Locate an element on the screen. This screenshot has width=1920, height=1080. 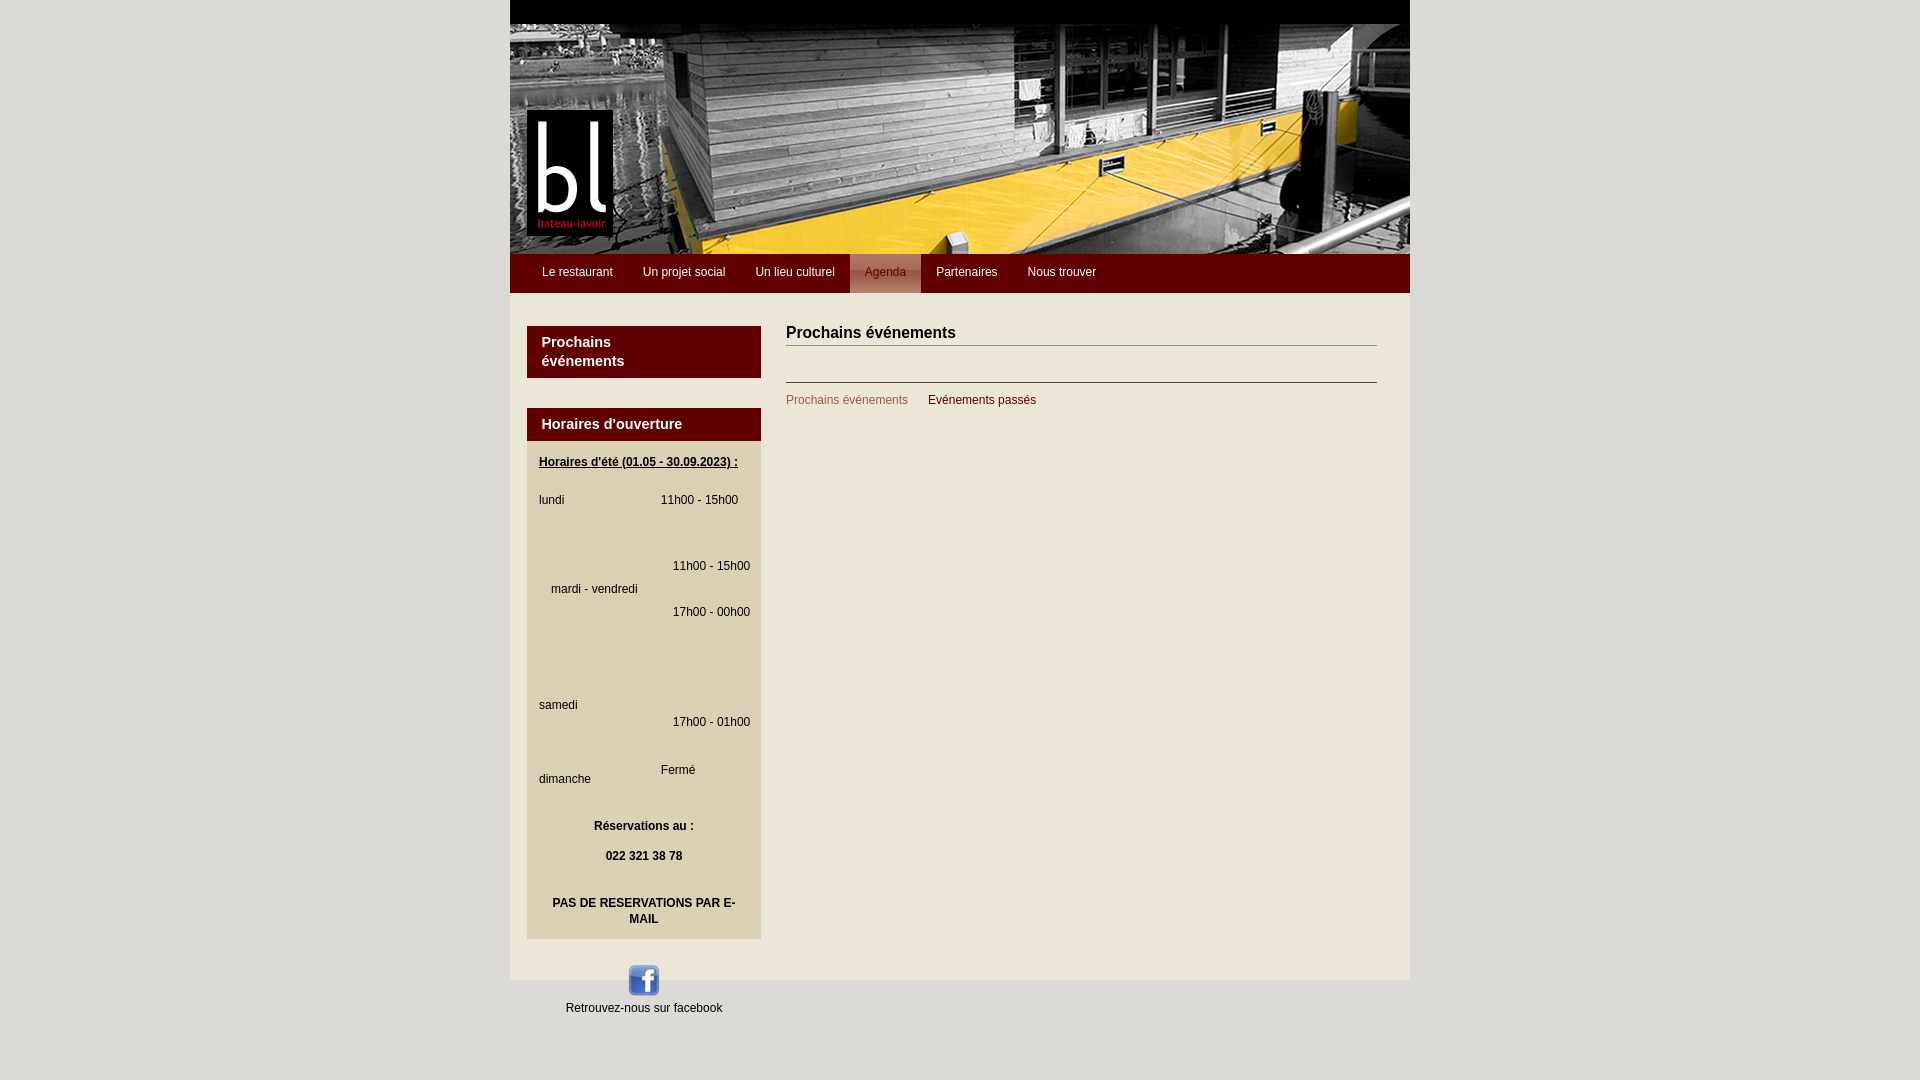
'Partenaires' is located at coordinates (966, 273).